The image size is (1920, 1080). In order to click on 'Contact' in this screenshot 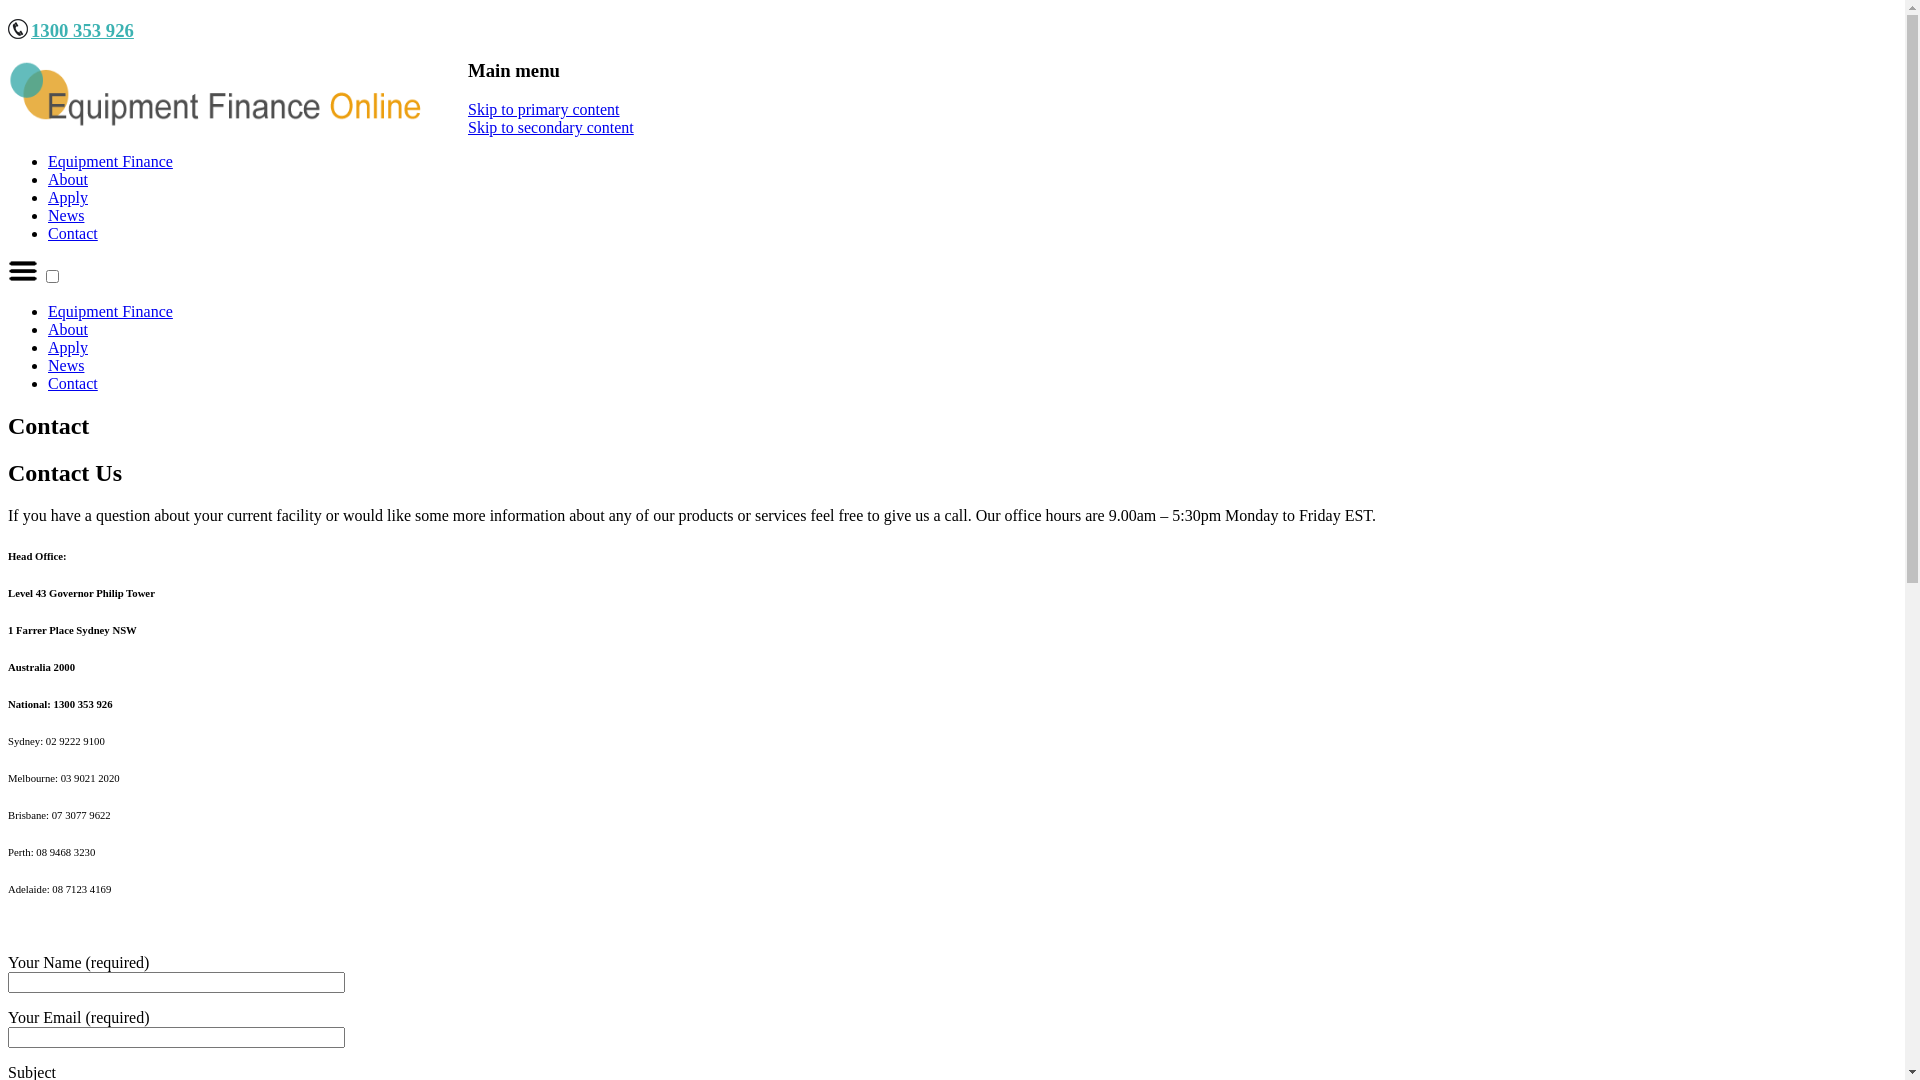, I will do `click(72, 383)`.